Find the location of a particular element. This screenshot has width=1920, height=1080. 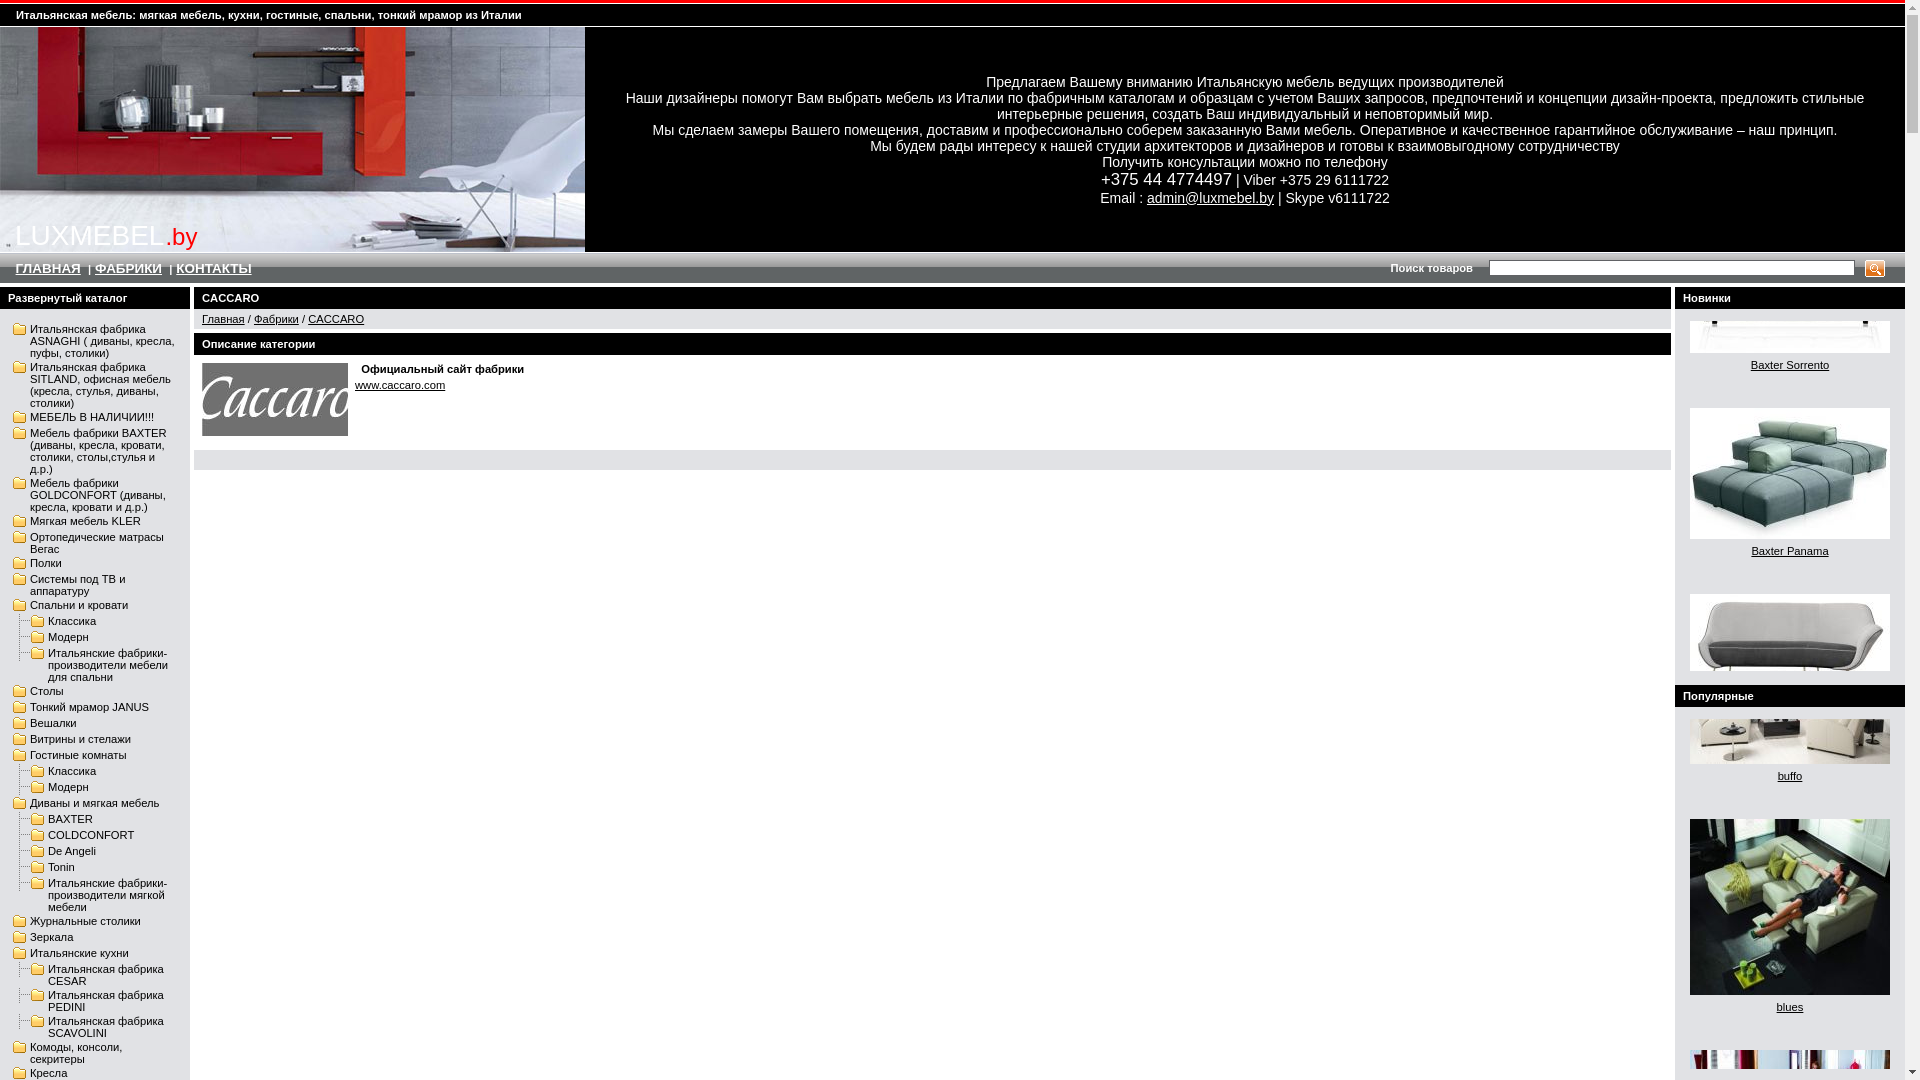

'CACCARO' is located at coordinates (336, 318).